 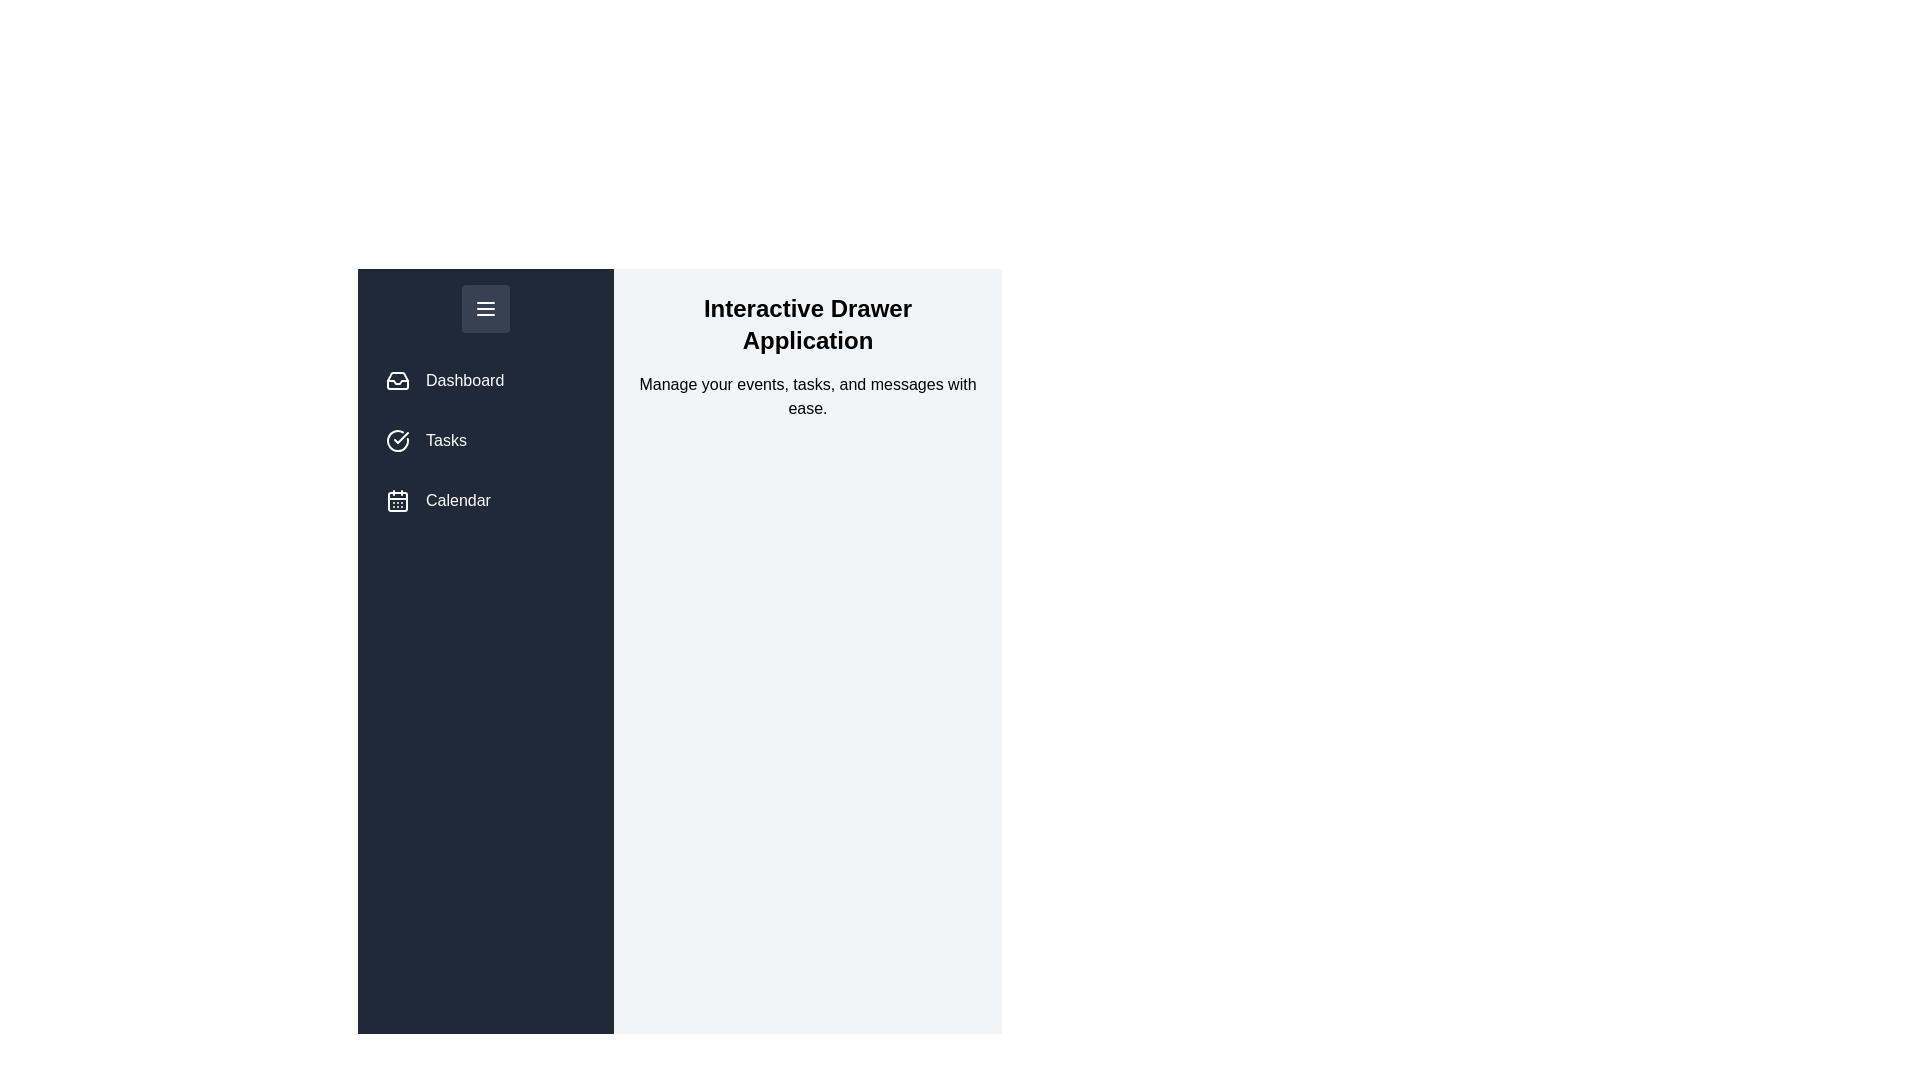 I want to click on text label displaying 'Calendar' in white font, located in the vertical sidebar menu as the third item, so click(x=457, y=500).